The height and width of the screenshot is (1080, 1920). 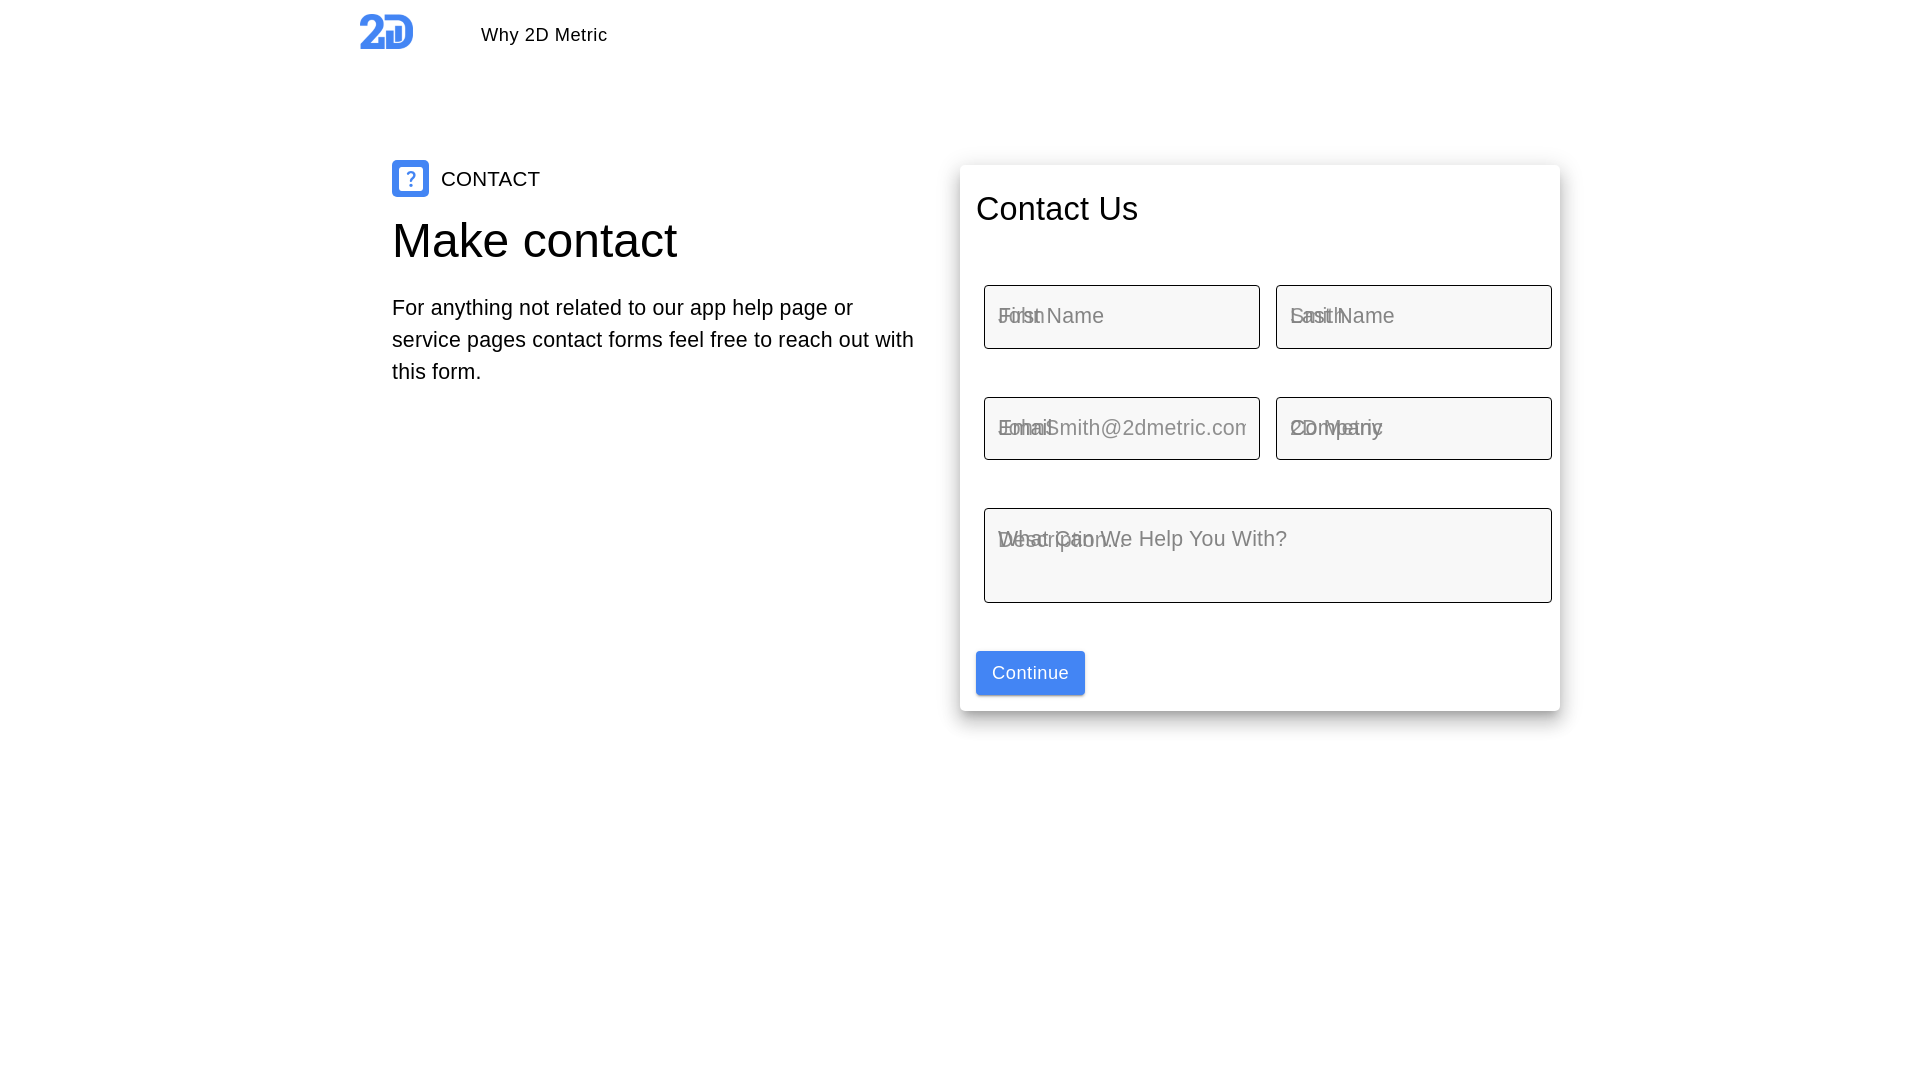 I want to click on 'Continue', so click(x=1030, y=672).